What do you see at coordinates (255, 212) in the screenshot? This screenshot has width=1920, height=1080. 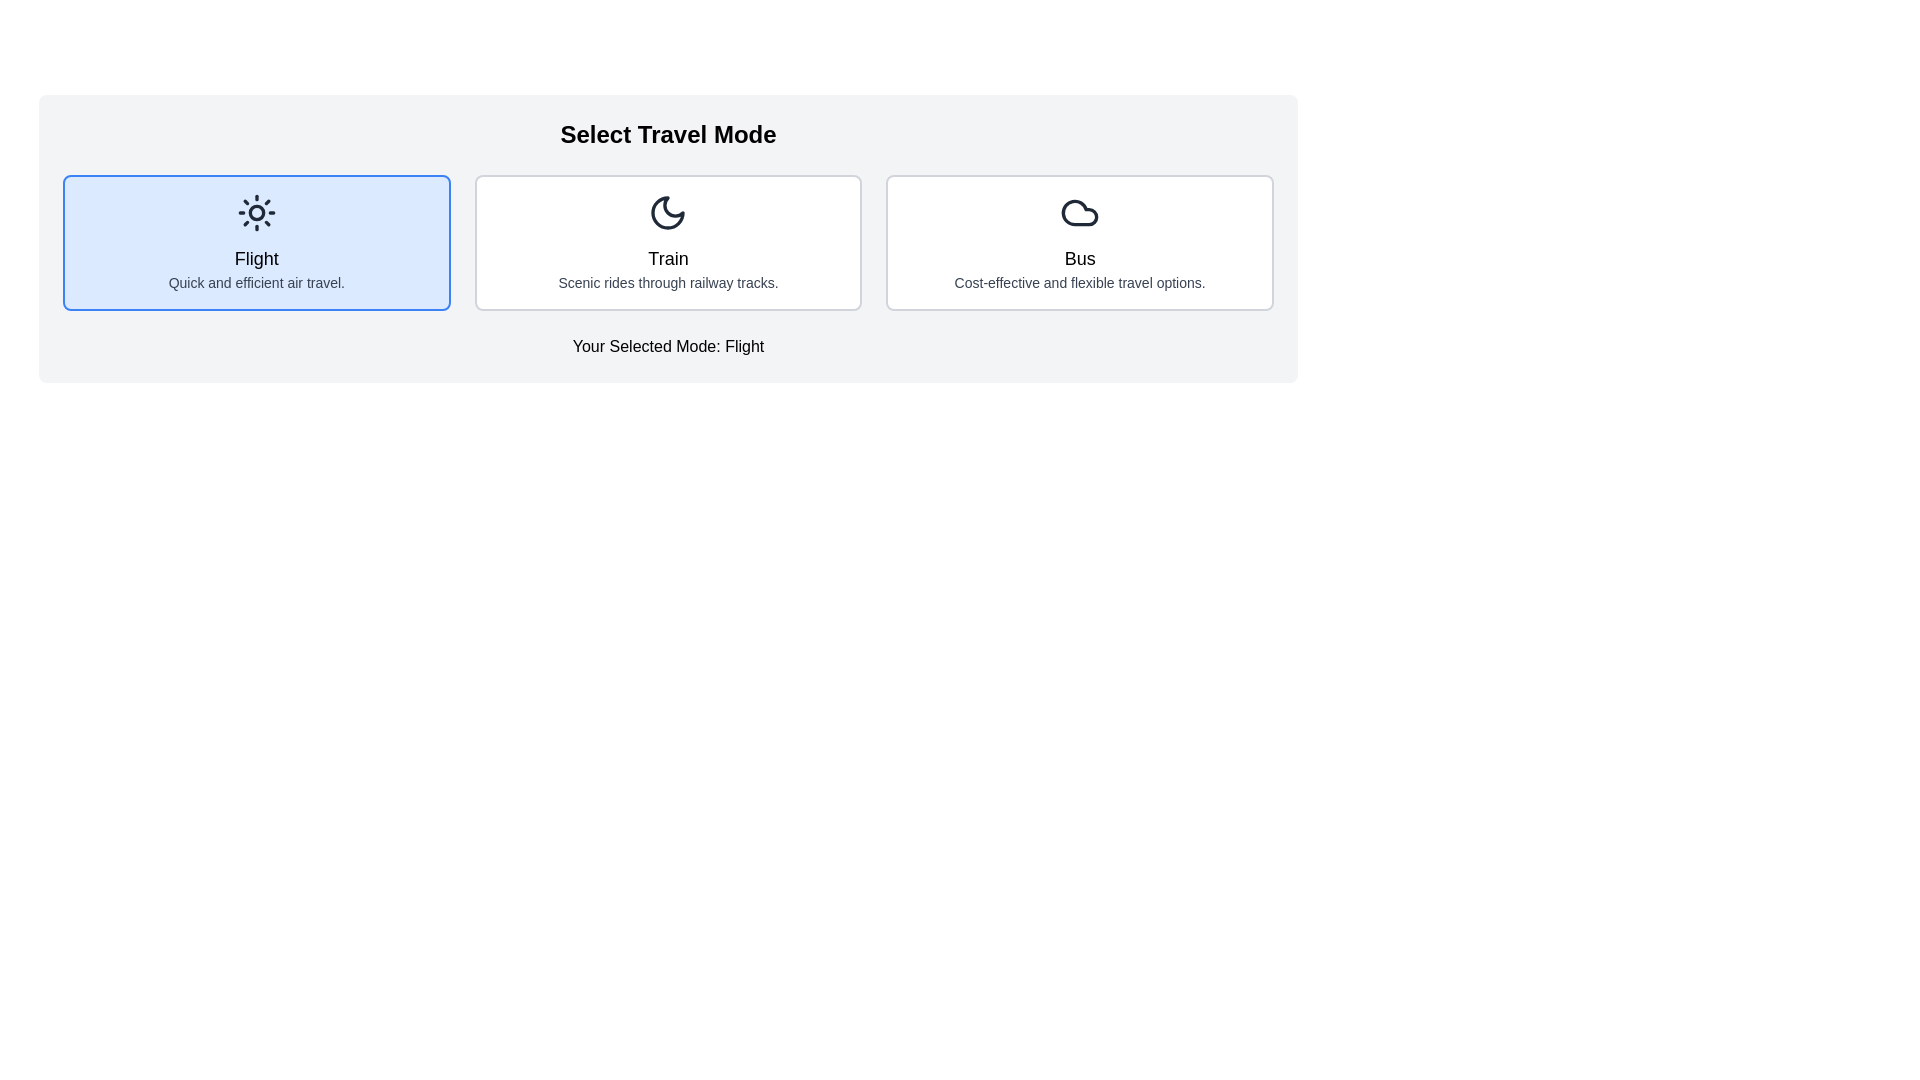 I see `the sun-shaped icon with rays, located above the text 'Flight' in a light blue rectangular section in the center of the interface` at bounding box center [255, 212].